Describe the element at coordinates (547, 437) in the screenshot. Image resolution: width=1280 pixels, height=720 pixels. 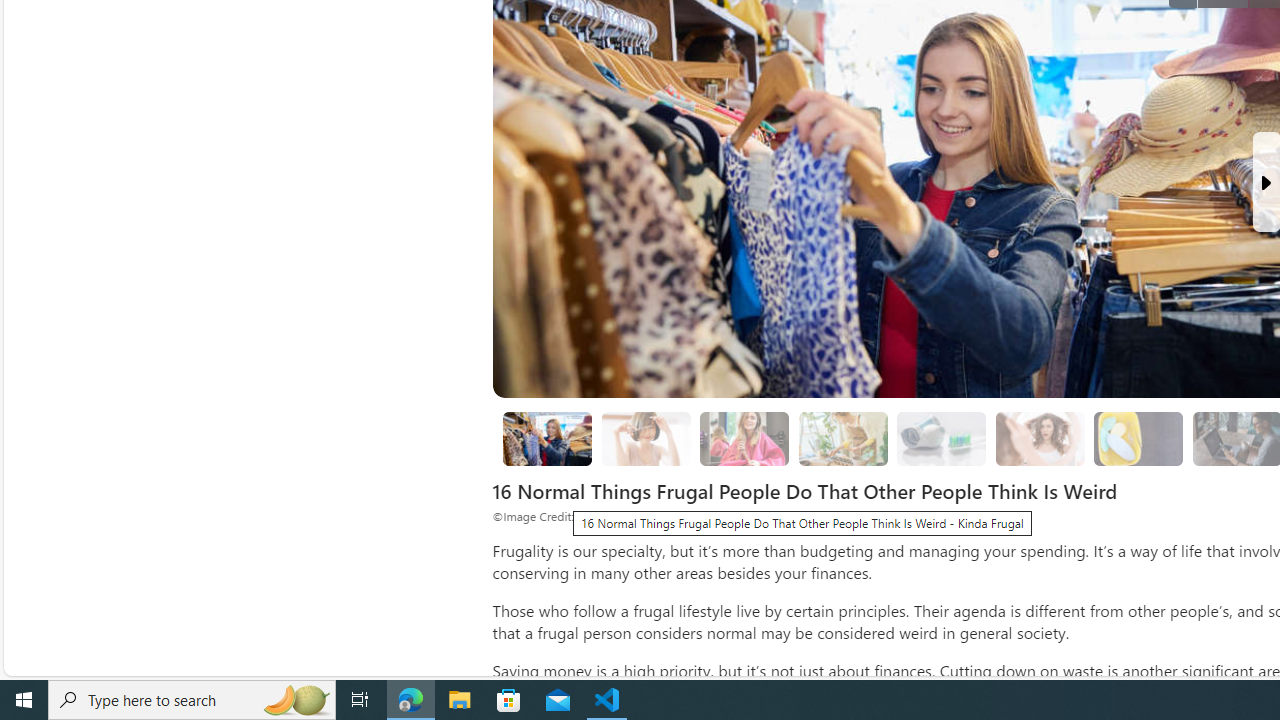
I see `'8. Thrift Shopping'` at that location.